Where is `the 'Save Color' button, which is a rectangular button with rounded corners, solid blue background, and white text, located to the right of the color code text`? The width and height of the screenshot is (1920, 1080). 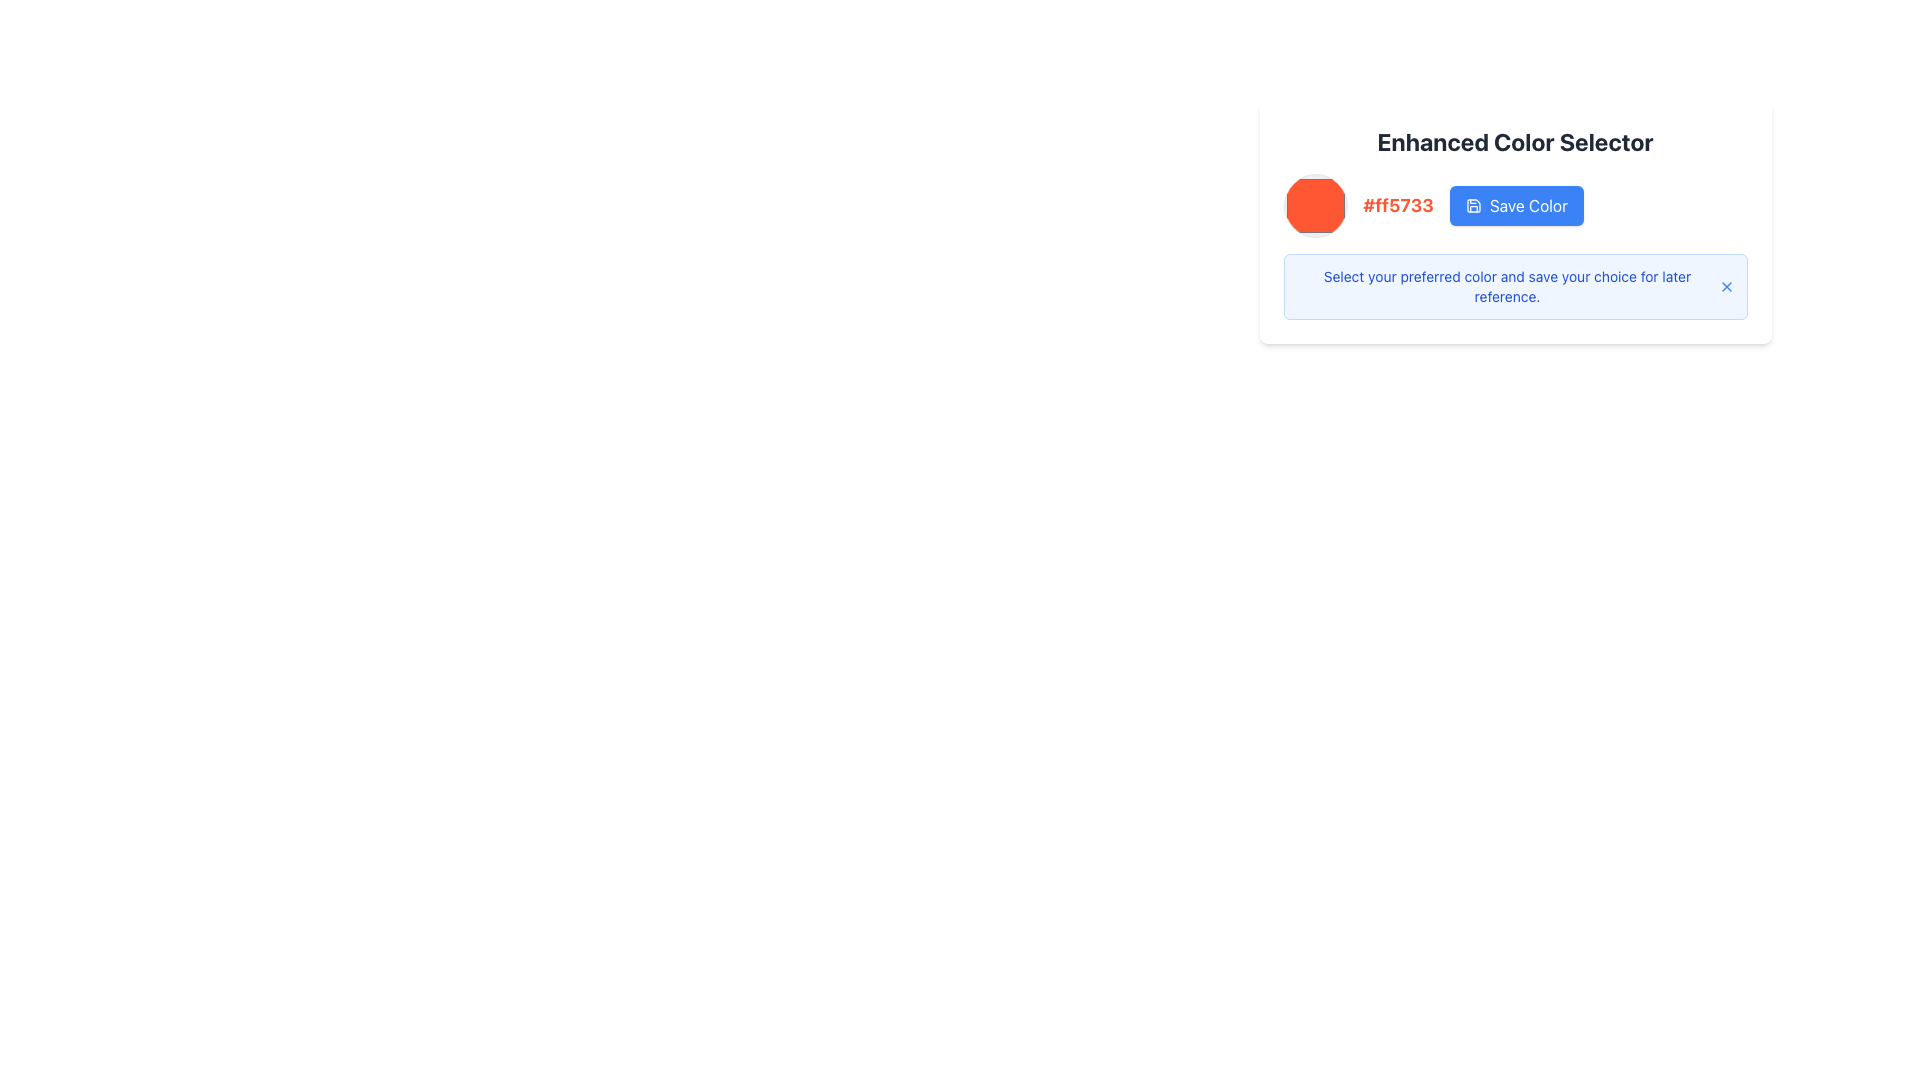 the 'Save Color' button, which is a rectangular button with rounded corners, solid blue background, and white text, located to the right of the color code text is located at coordinates (1516, 205).